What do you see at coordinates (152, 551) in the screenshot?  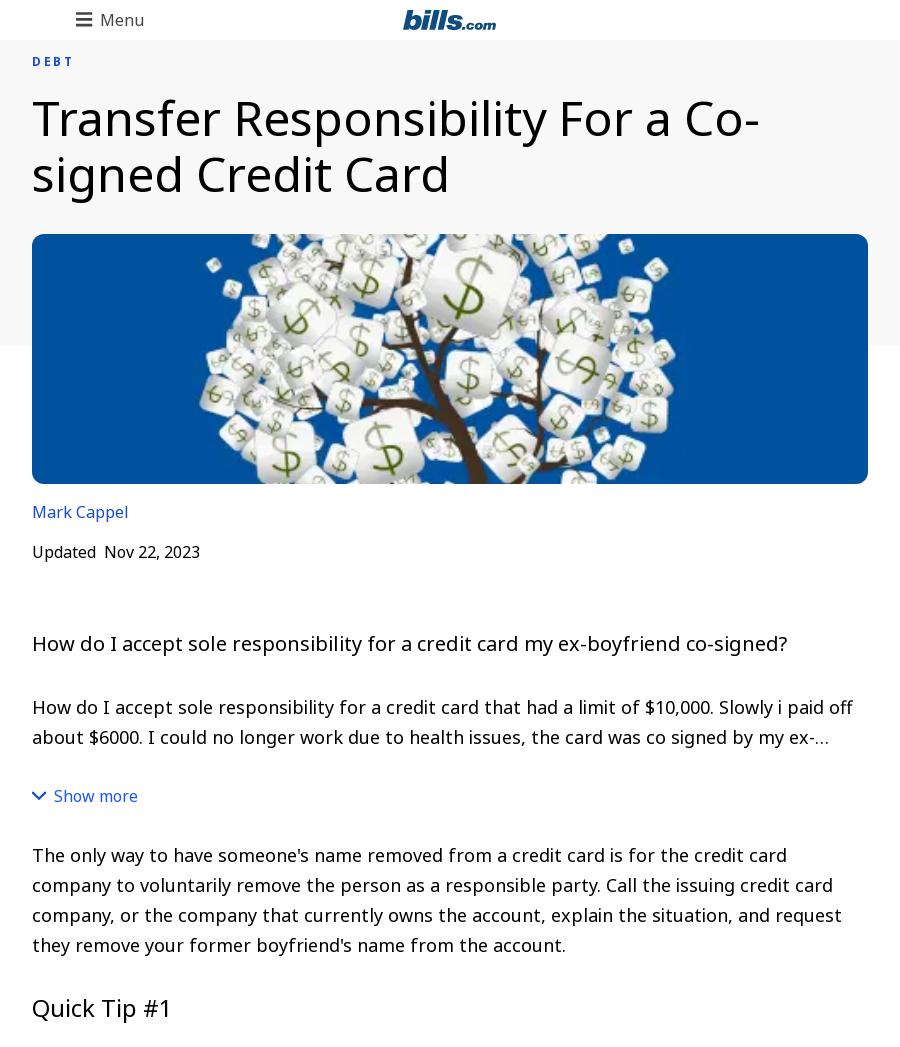 I see `'Nov 22, 2023'` at bounding box center [152, 551].